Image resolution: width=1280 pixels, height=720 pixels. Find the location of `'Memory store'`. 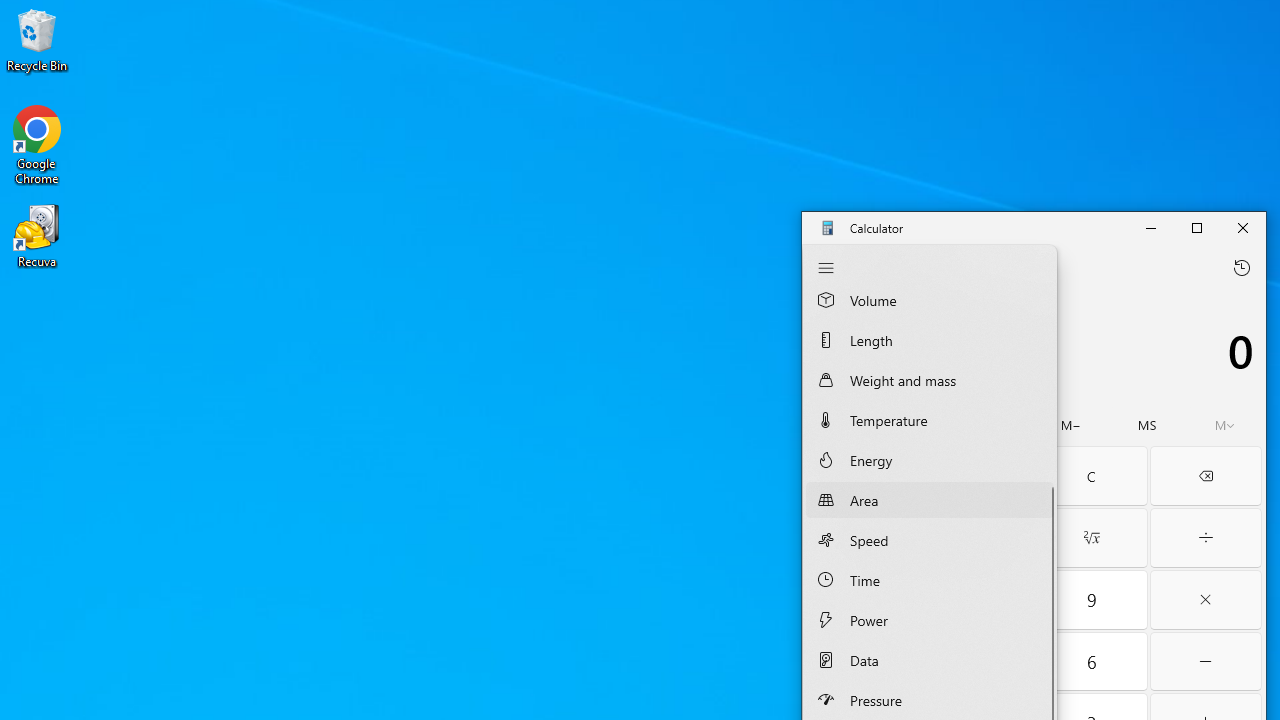

'Memory store' is located at coordinates (1147, 424).